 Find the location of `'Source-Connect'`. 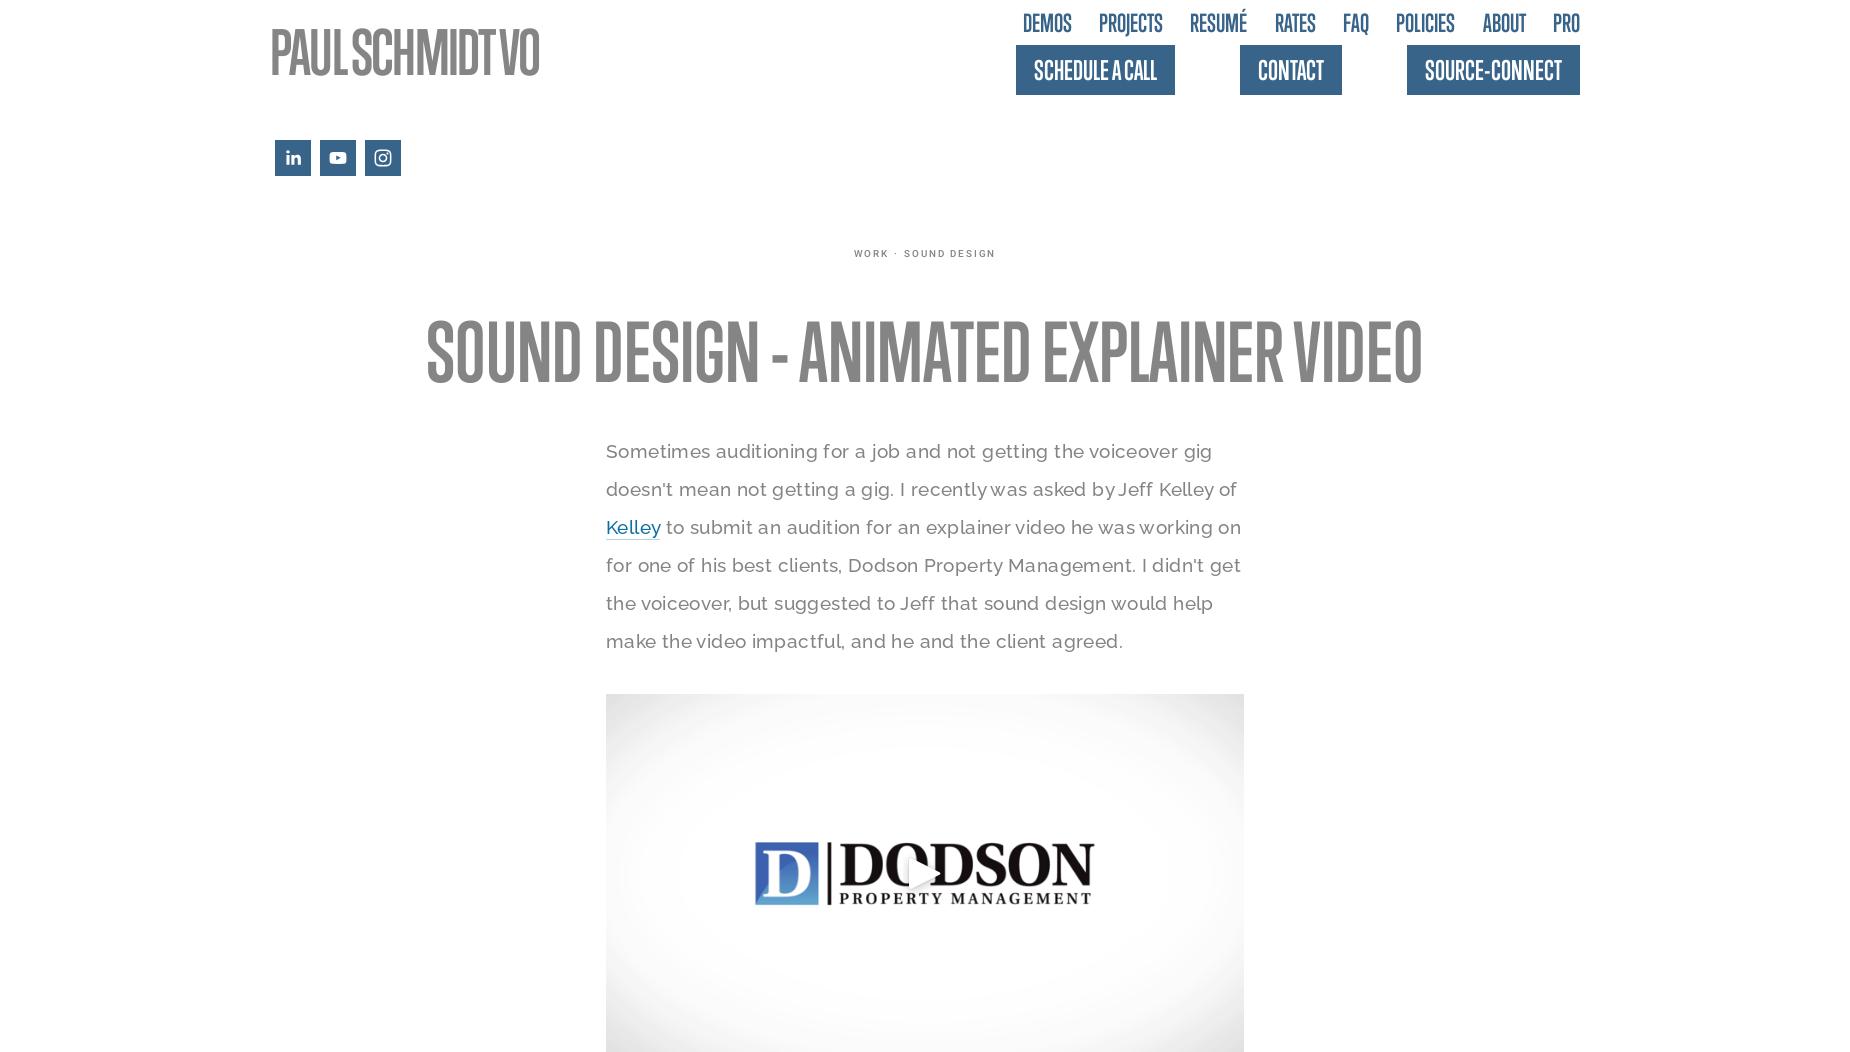

'Source-Connect' is located at coordinates (1493, 68).